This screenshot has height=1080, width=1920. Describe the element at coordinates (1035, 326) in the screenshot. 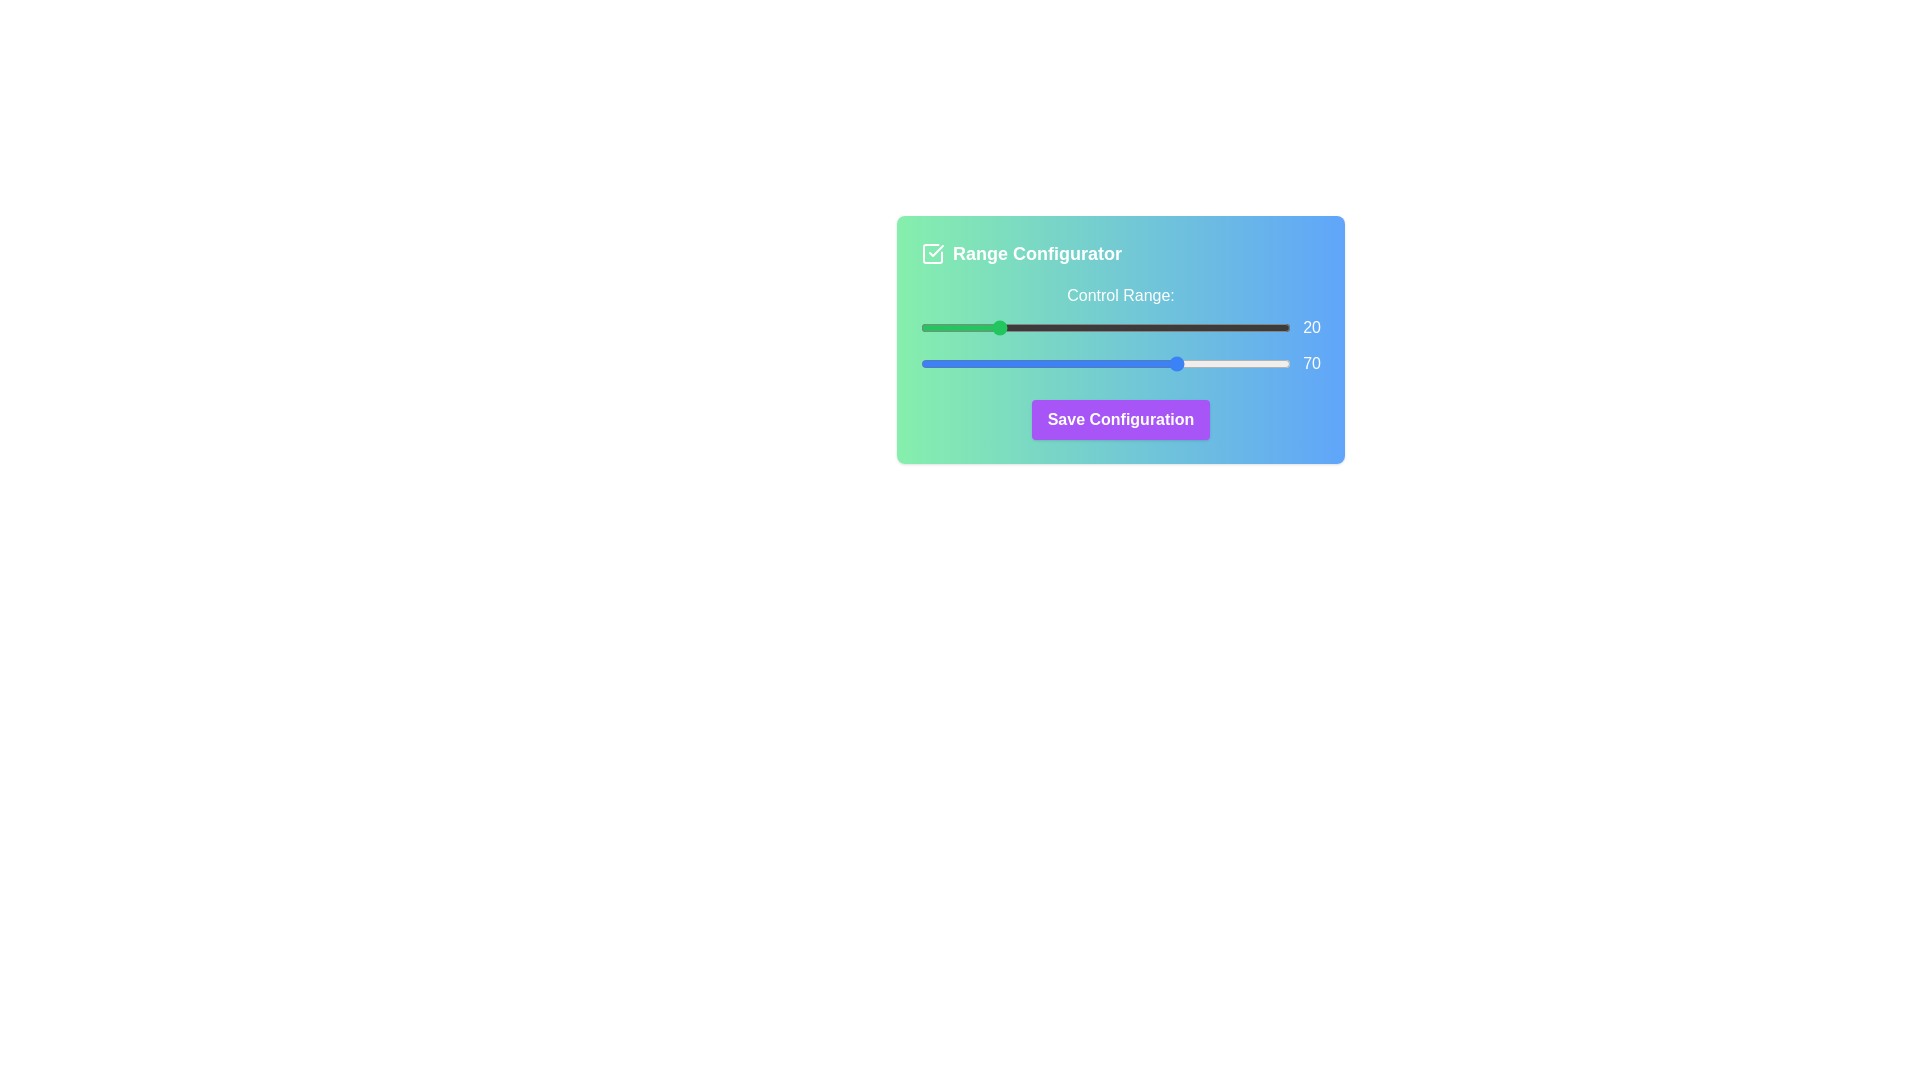

I see `the start range slider to set the value to 31` at that location.